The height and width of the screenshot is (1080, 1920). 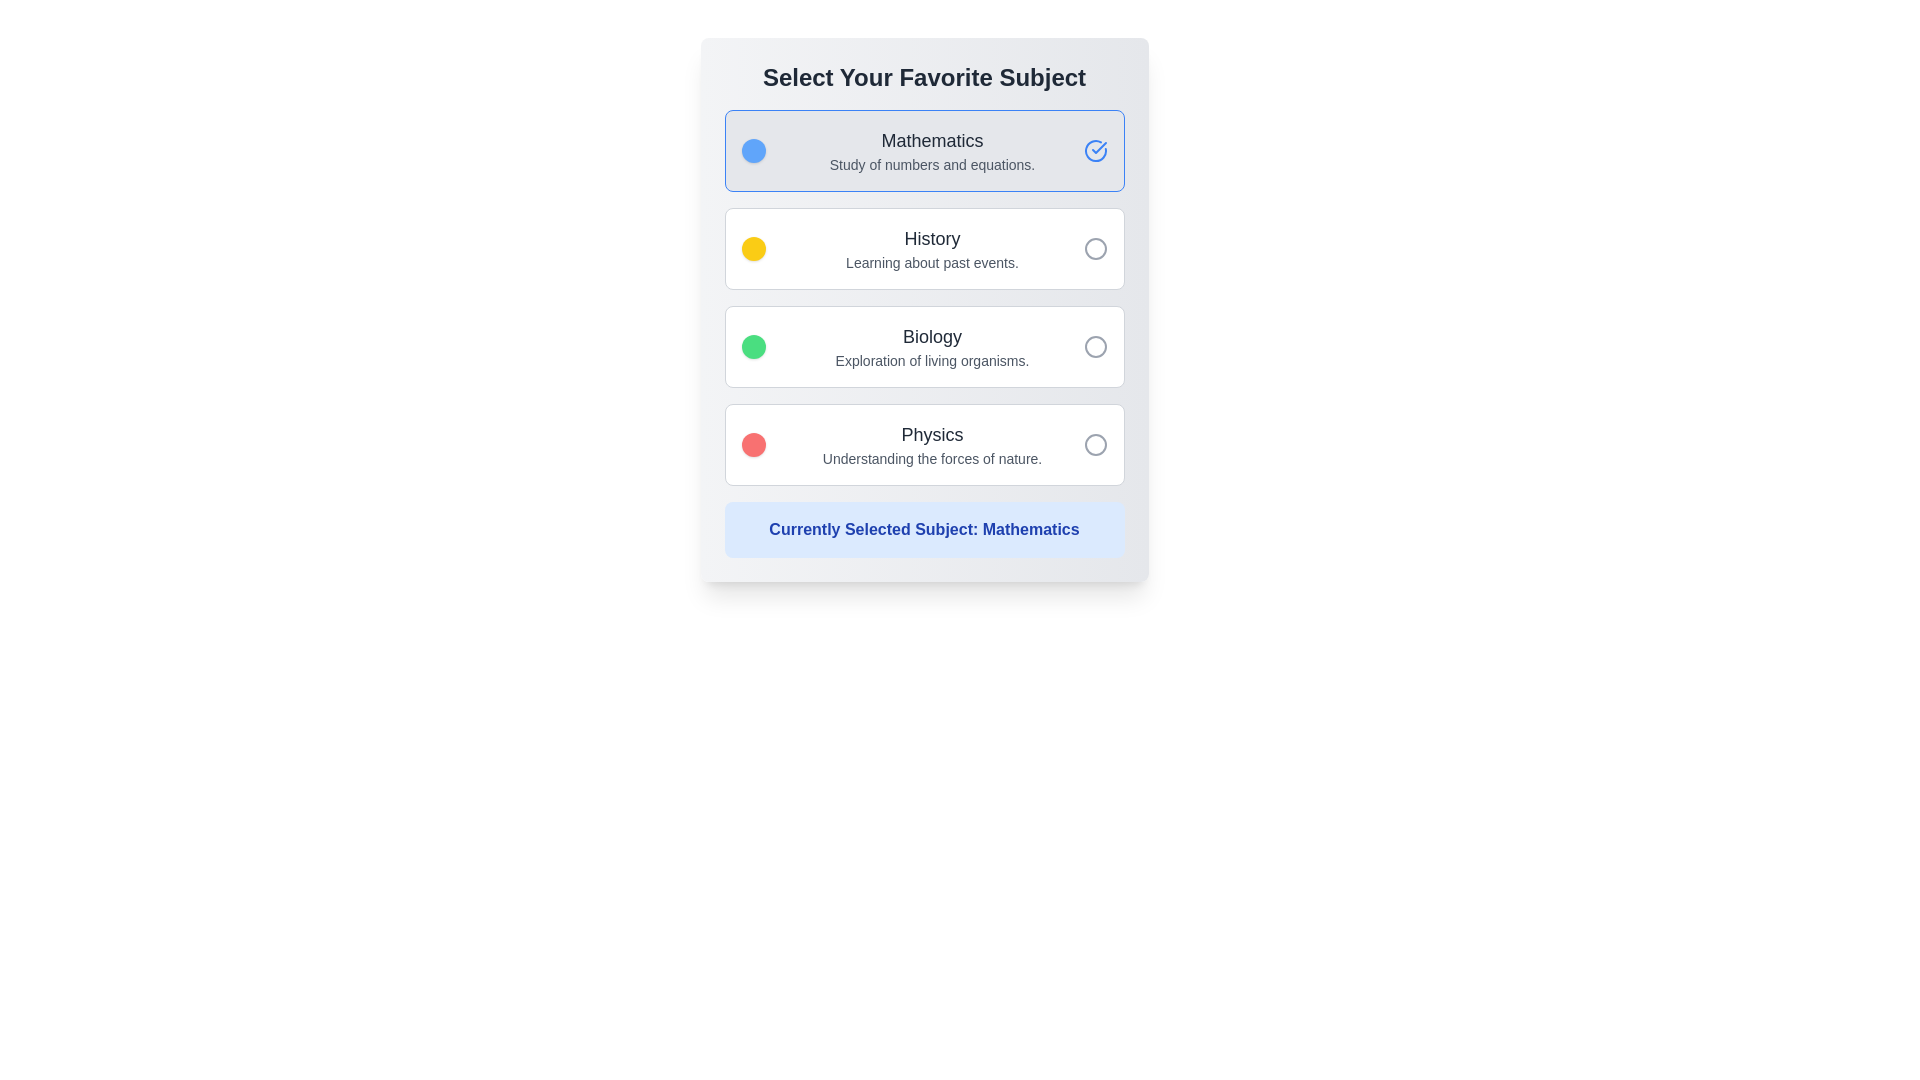 What do you see at coordinates (752, 248) in the screenshot?
I see `the small, circular yellow badge with a shadow effect in the second row of the selection list labeled 'History'` at bounding box center [752, 248].